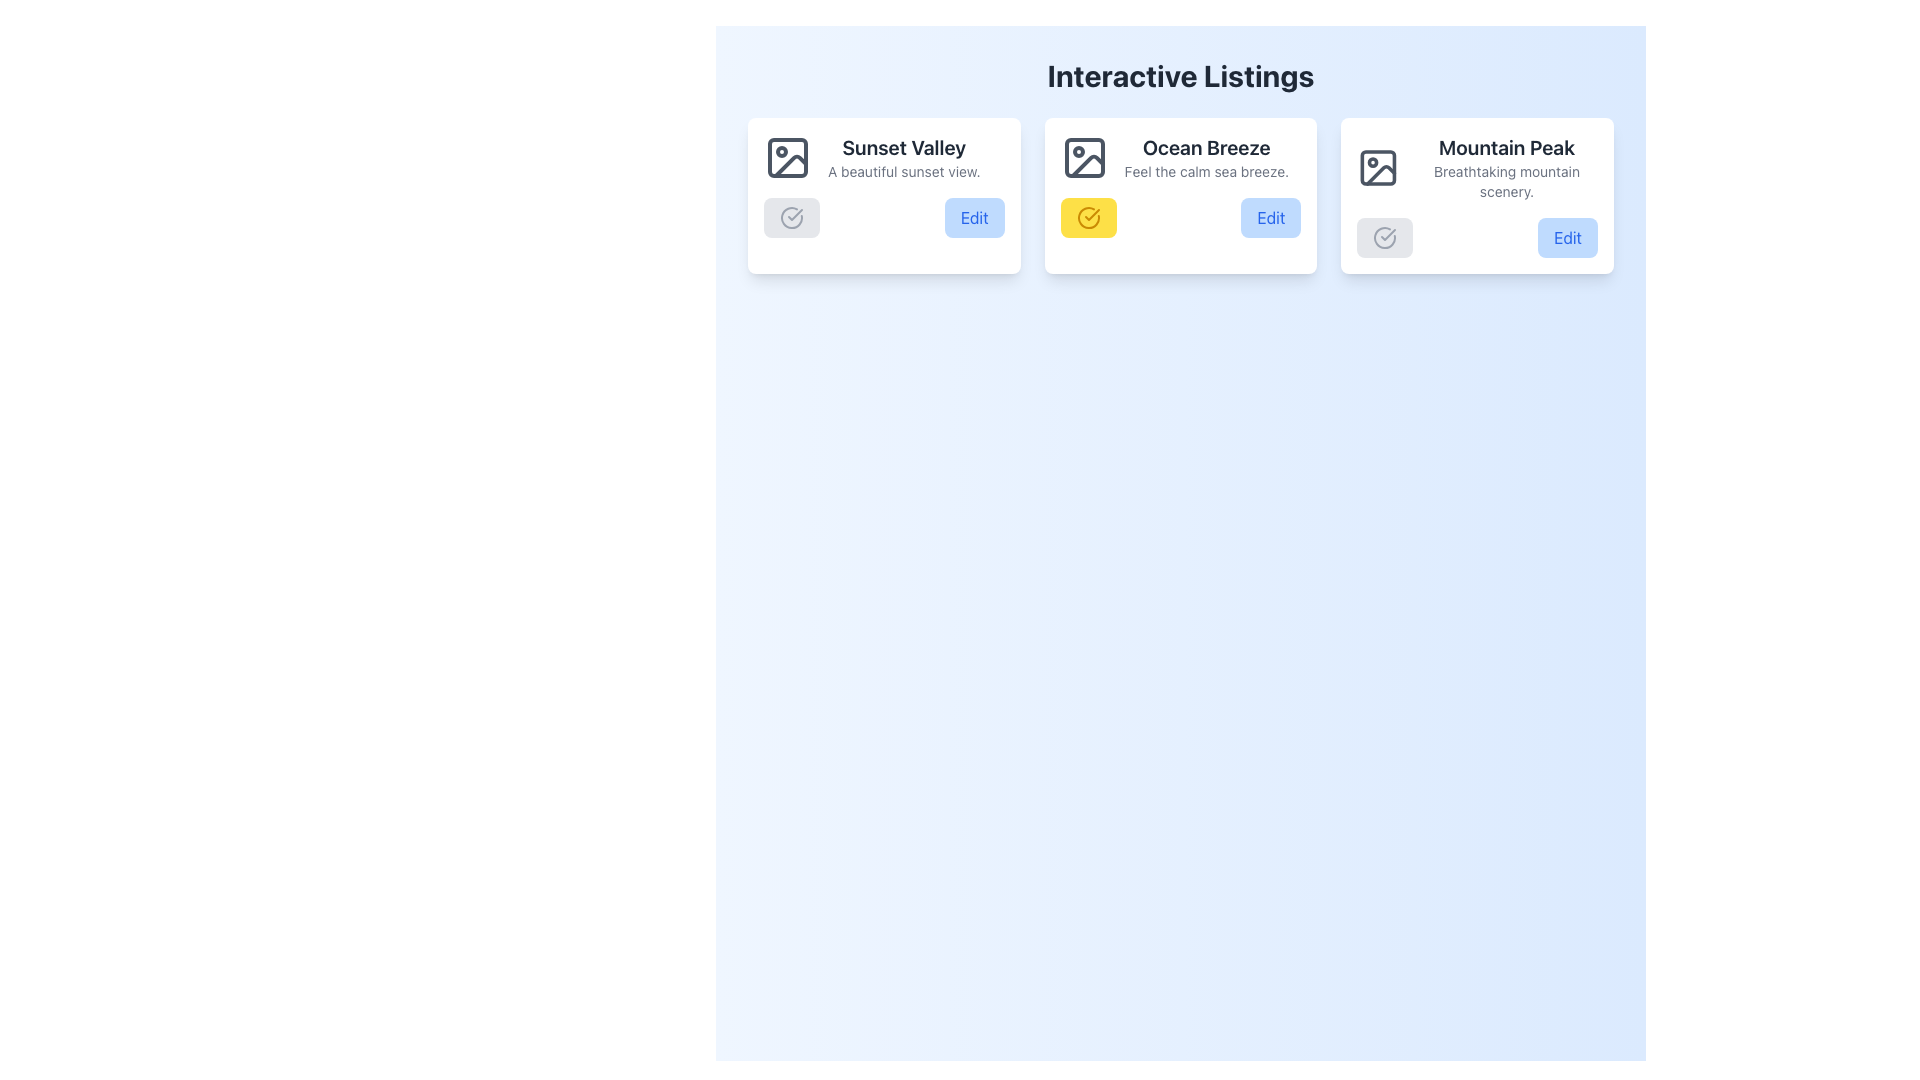 The width and height of the screenshot is (1920, 1080). What do you see at coordinates (1384, 237) in the screenshot?
I see `the status icon for the 'Mountain Peak' listing` at bounding box center [1384, 237].